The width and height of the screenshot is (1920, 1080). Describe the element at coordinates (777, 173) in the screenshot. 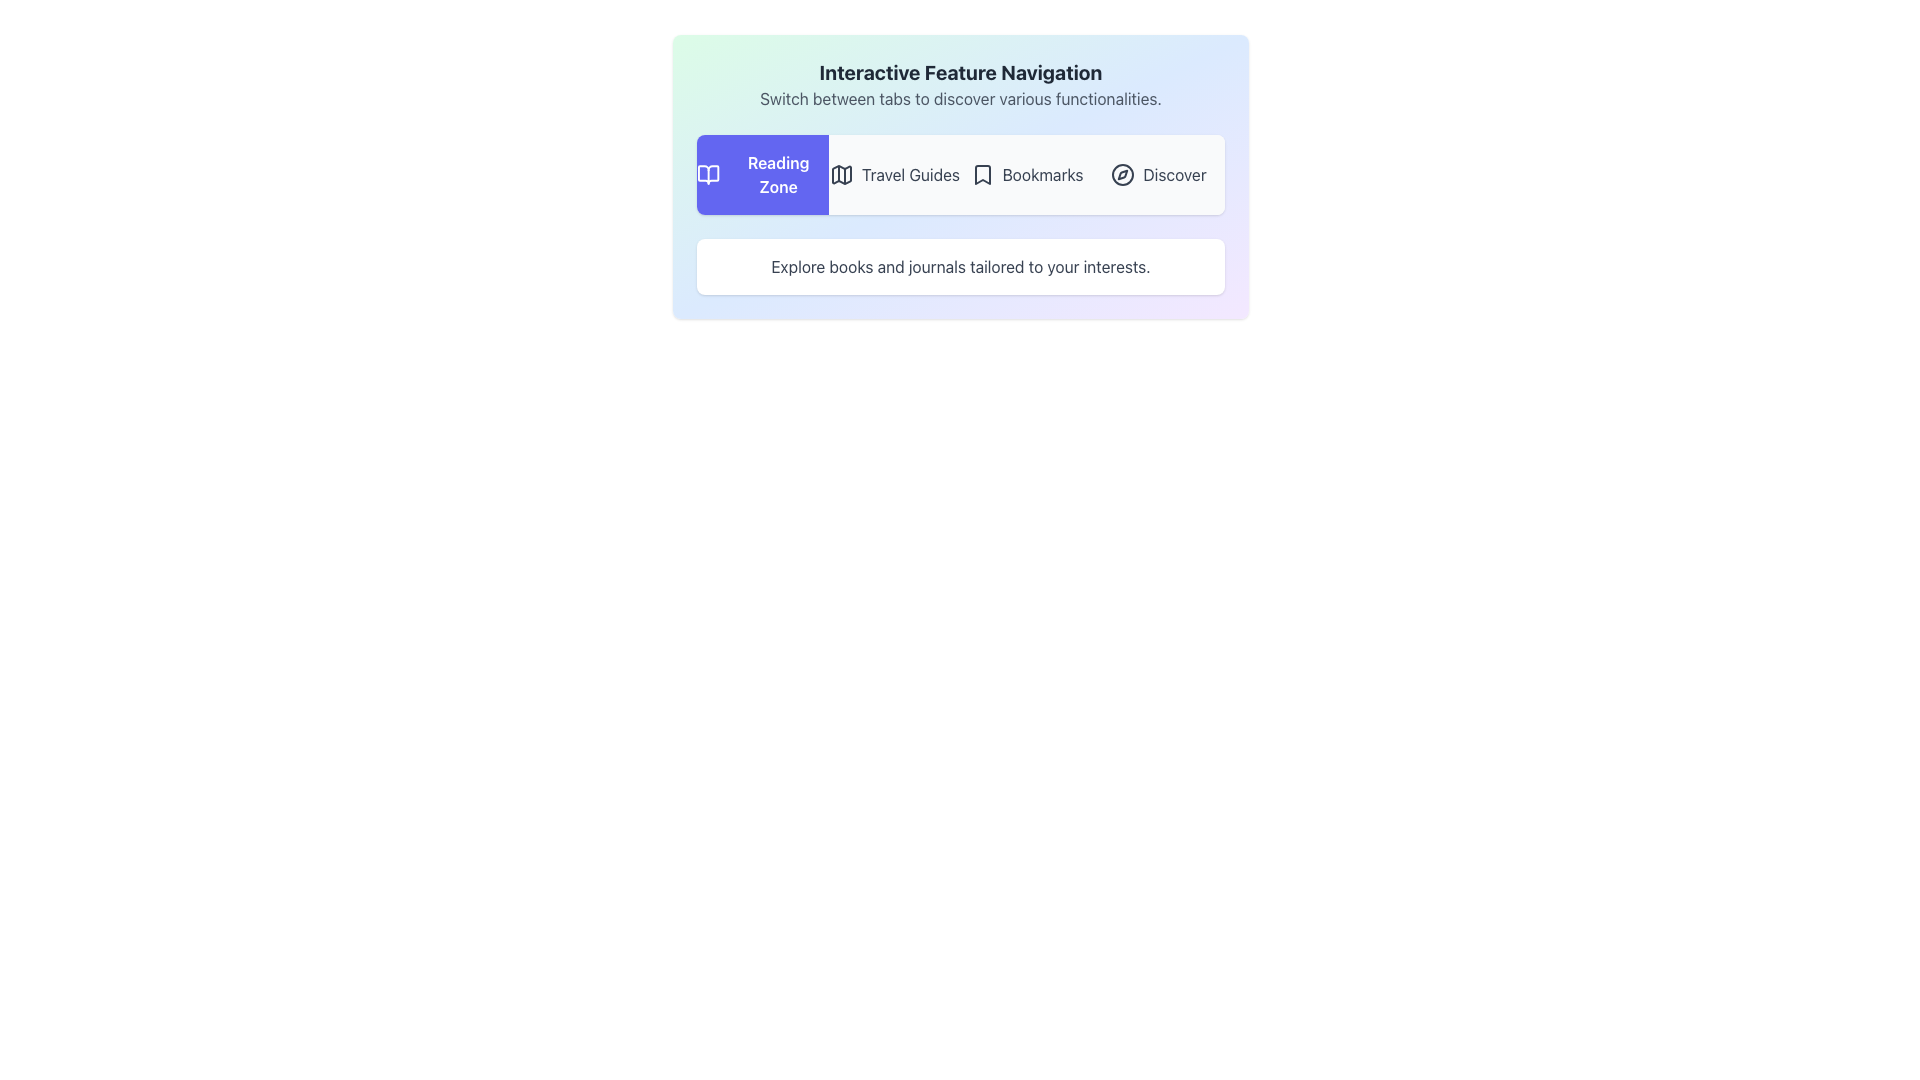

I see `text displayed in the 'Reading Zone' label, which is a white sans-serif font on a purple background, positioned to the right of an open book icon` at that location.